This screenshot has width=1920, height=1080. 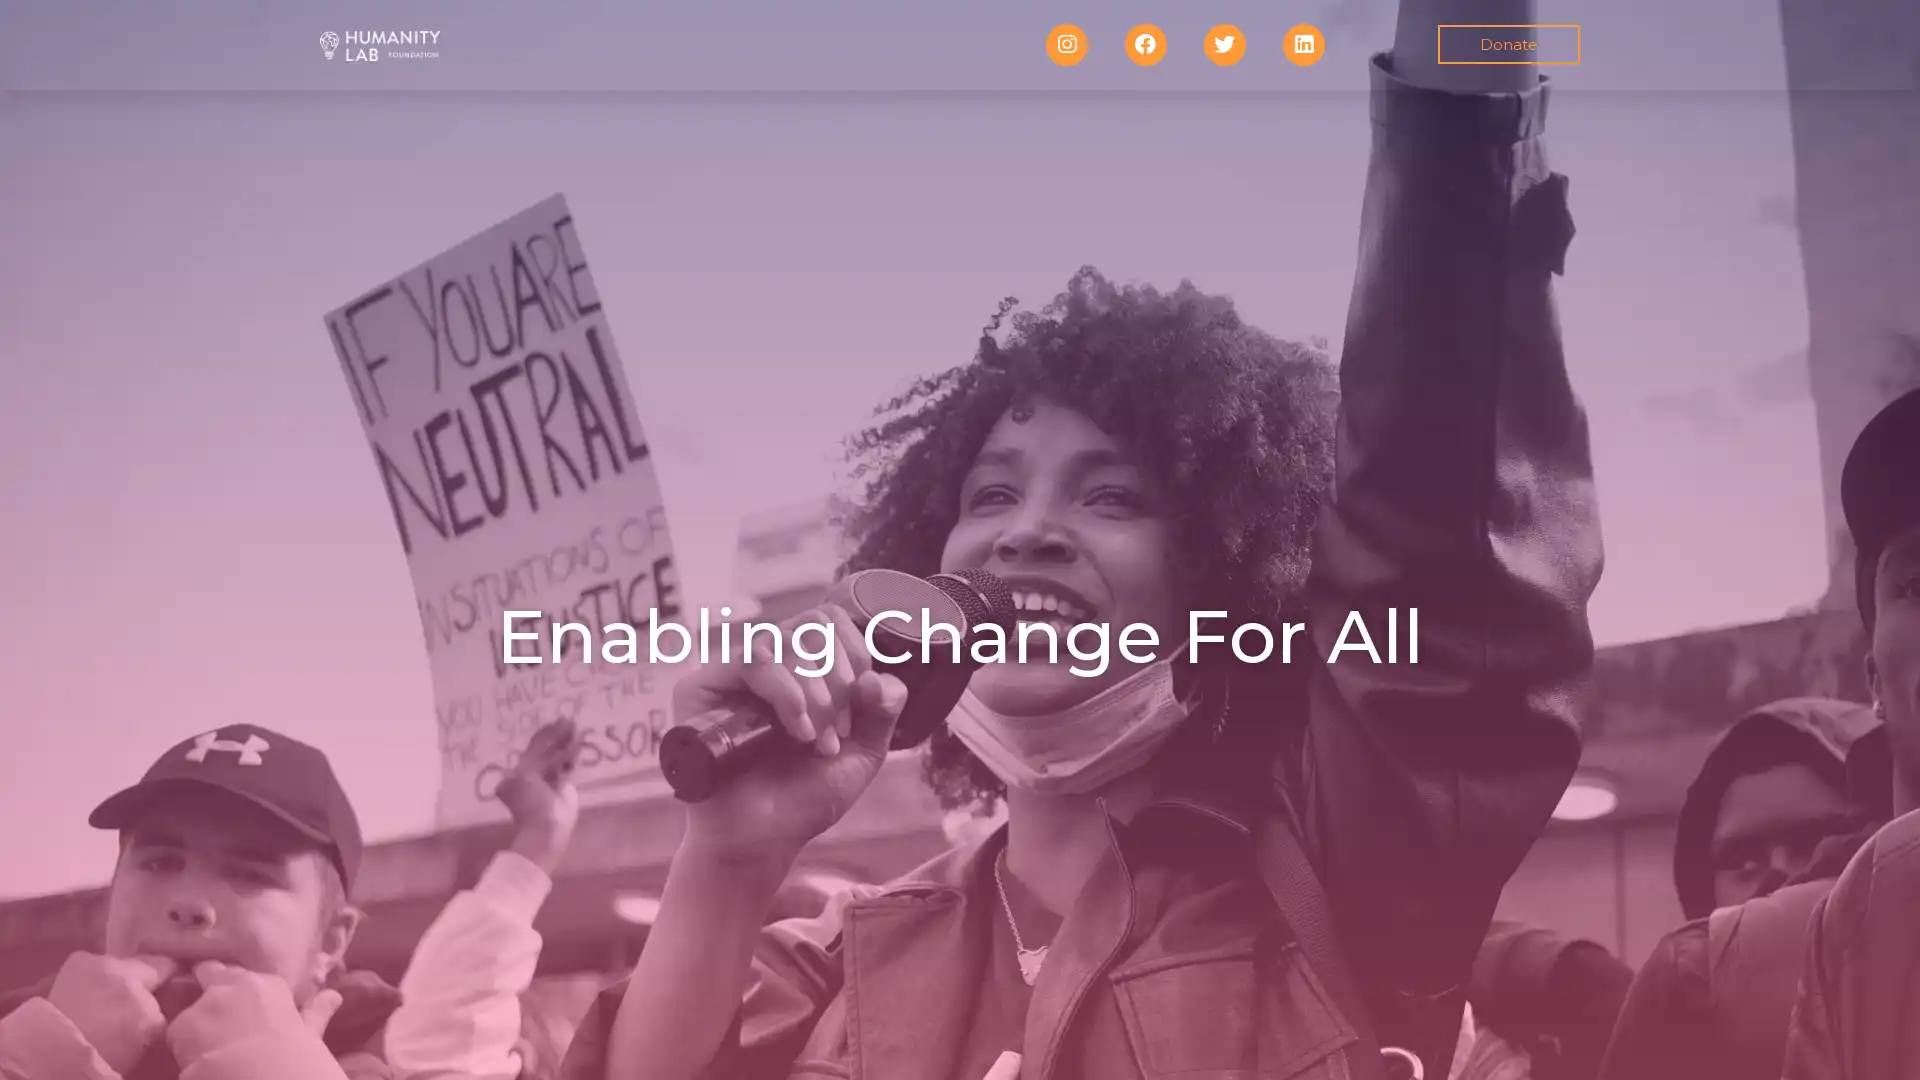 I want to click on Donate, so click(x=1507, y=44).